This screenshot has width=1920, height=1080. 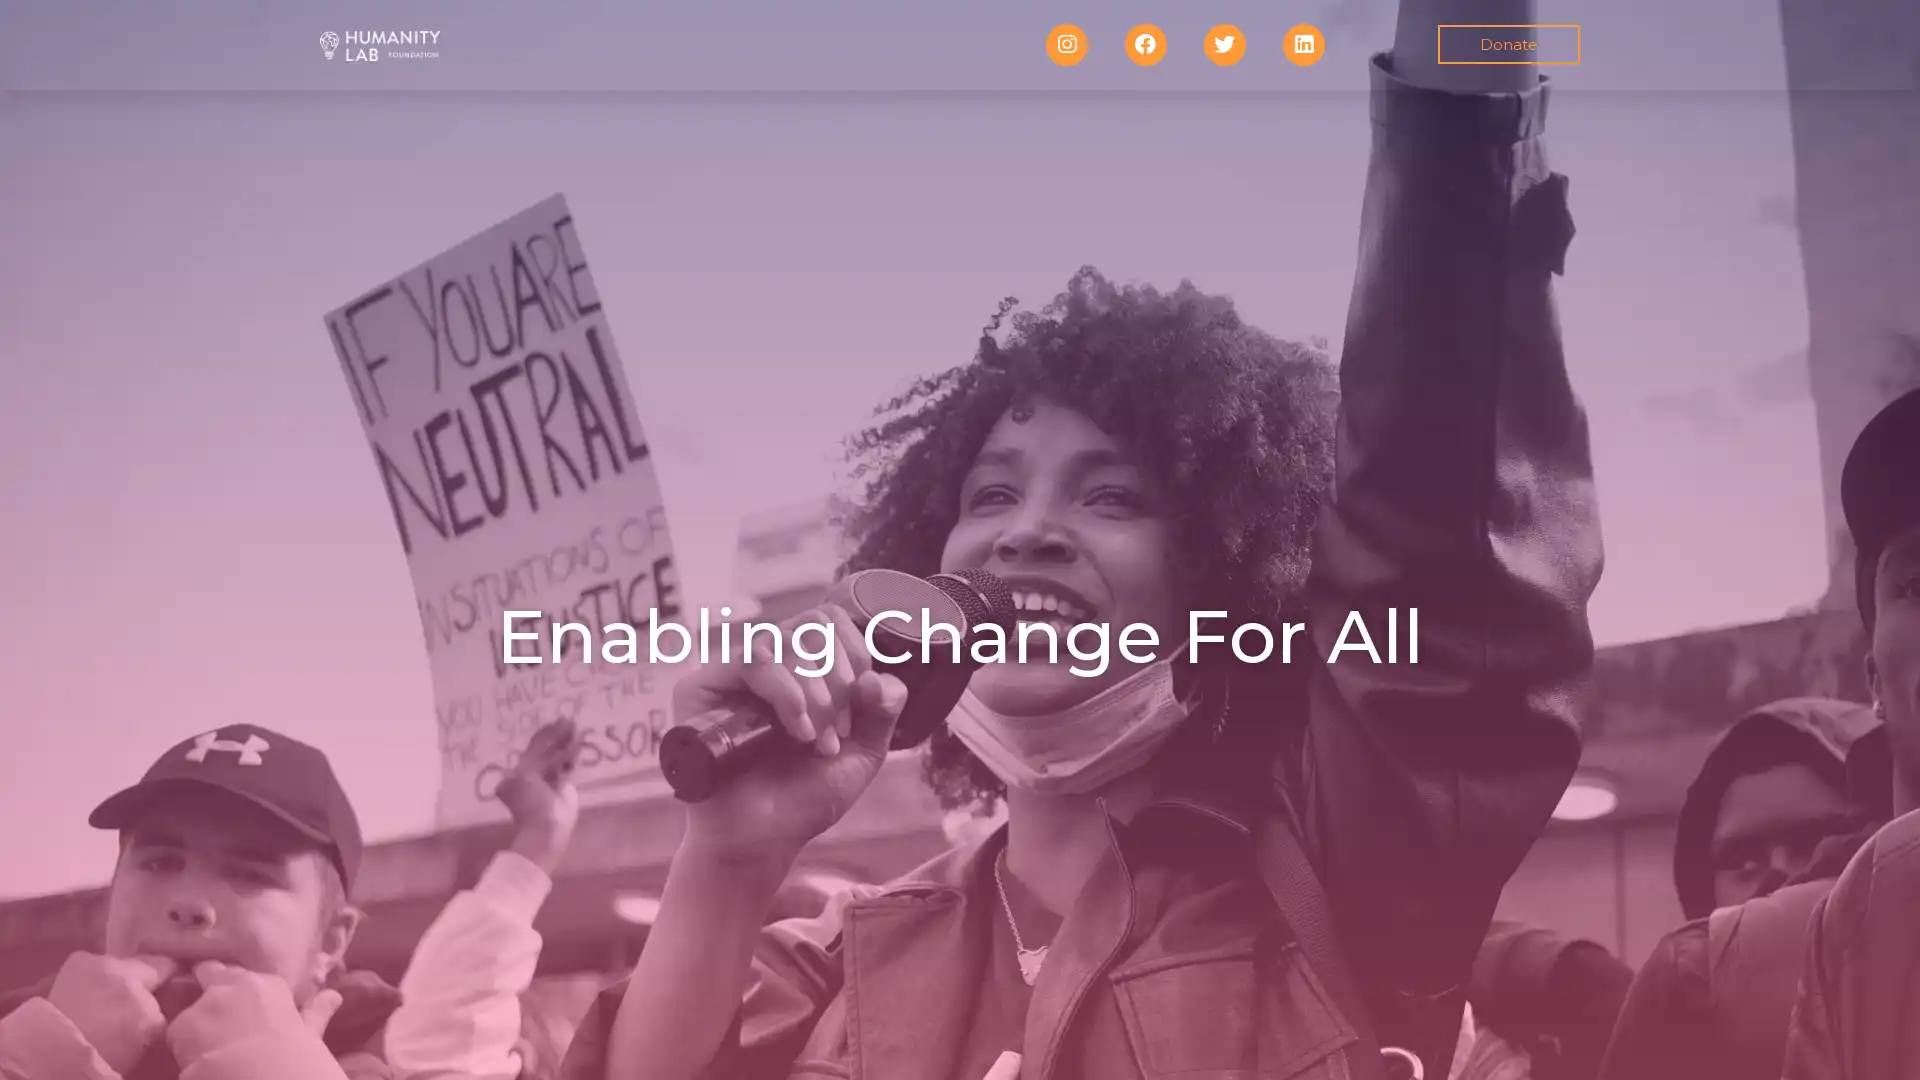 I want to click on Donate, so click(x=1507, y=44).